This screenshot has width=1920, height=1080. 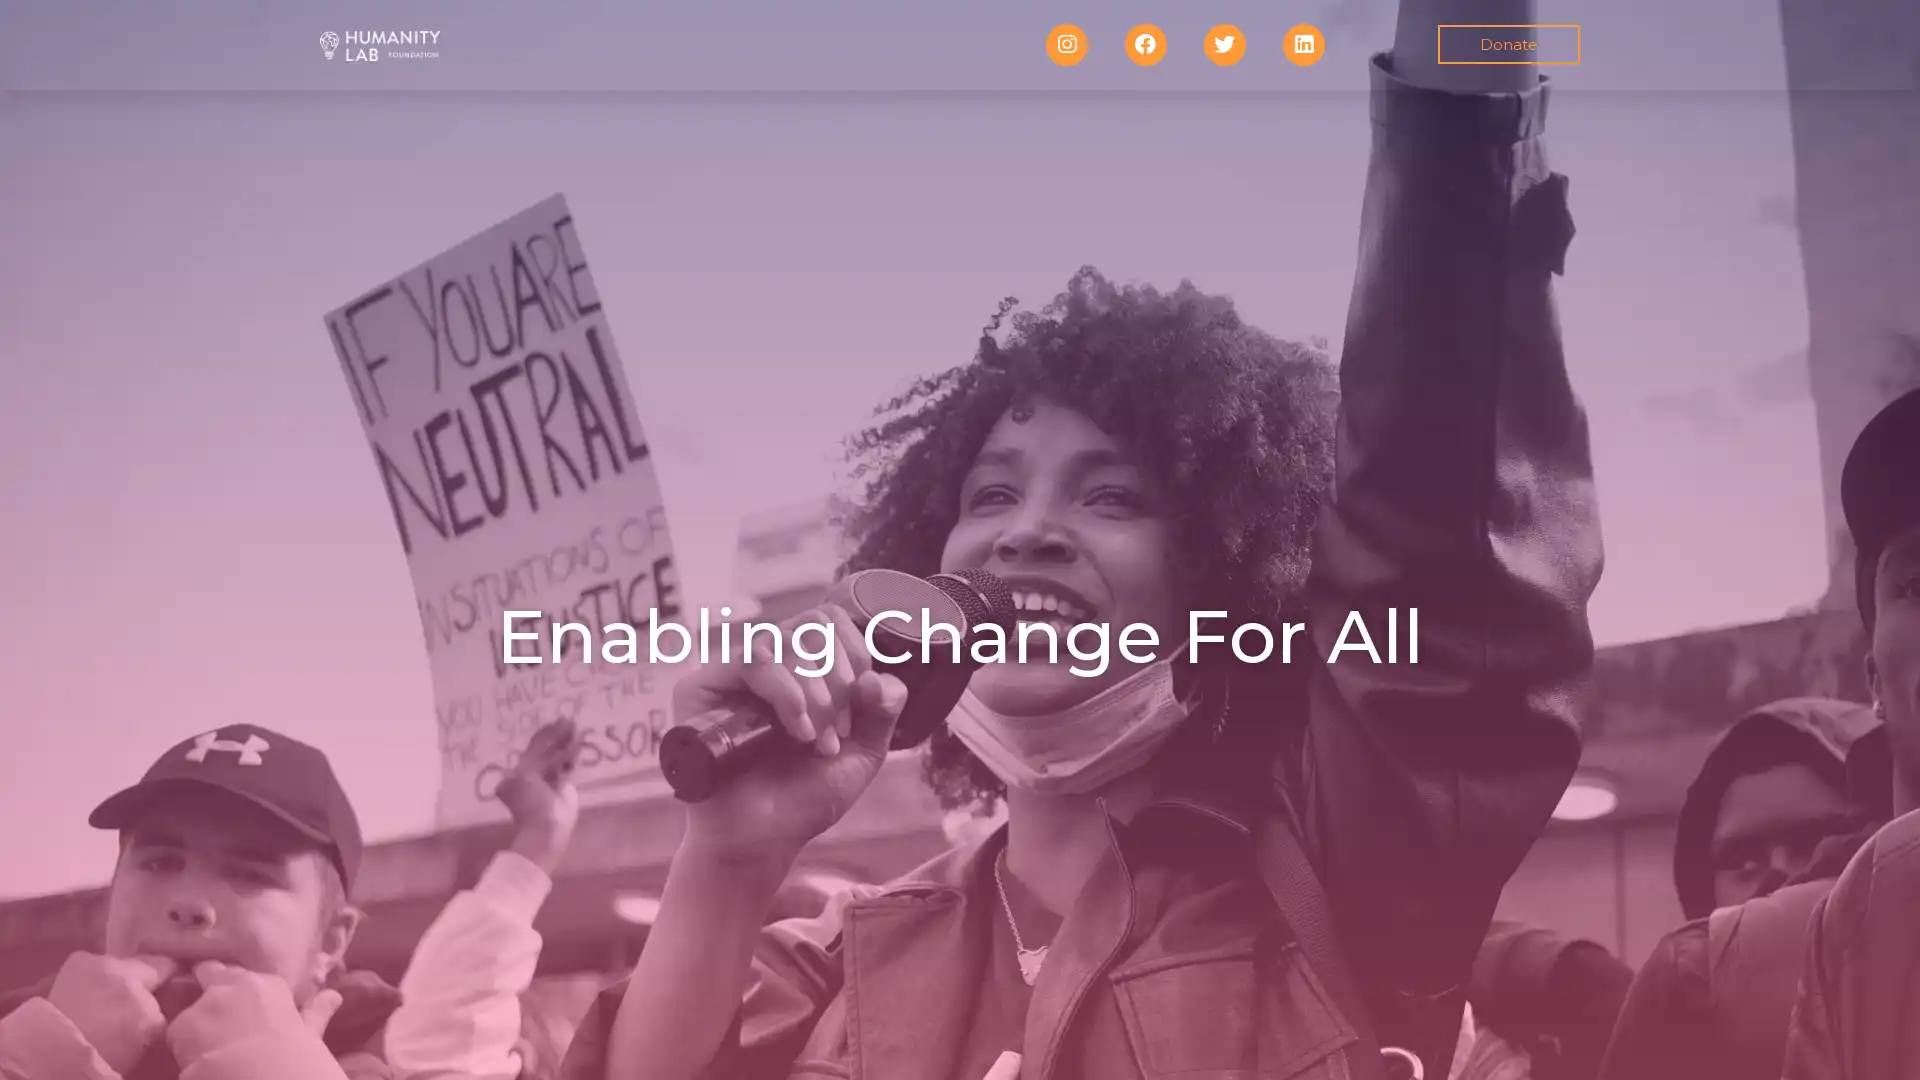 I want to click on Donate, so click(x=1507, y=44).